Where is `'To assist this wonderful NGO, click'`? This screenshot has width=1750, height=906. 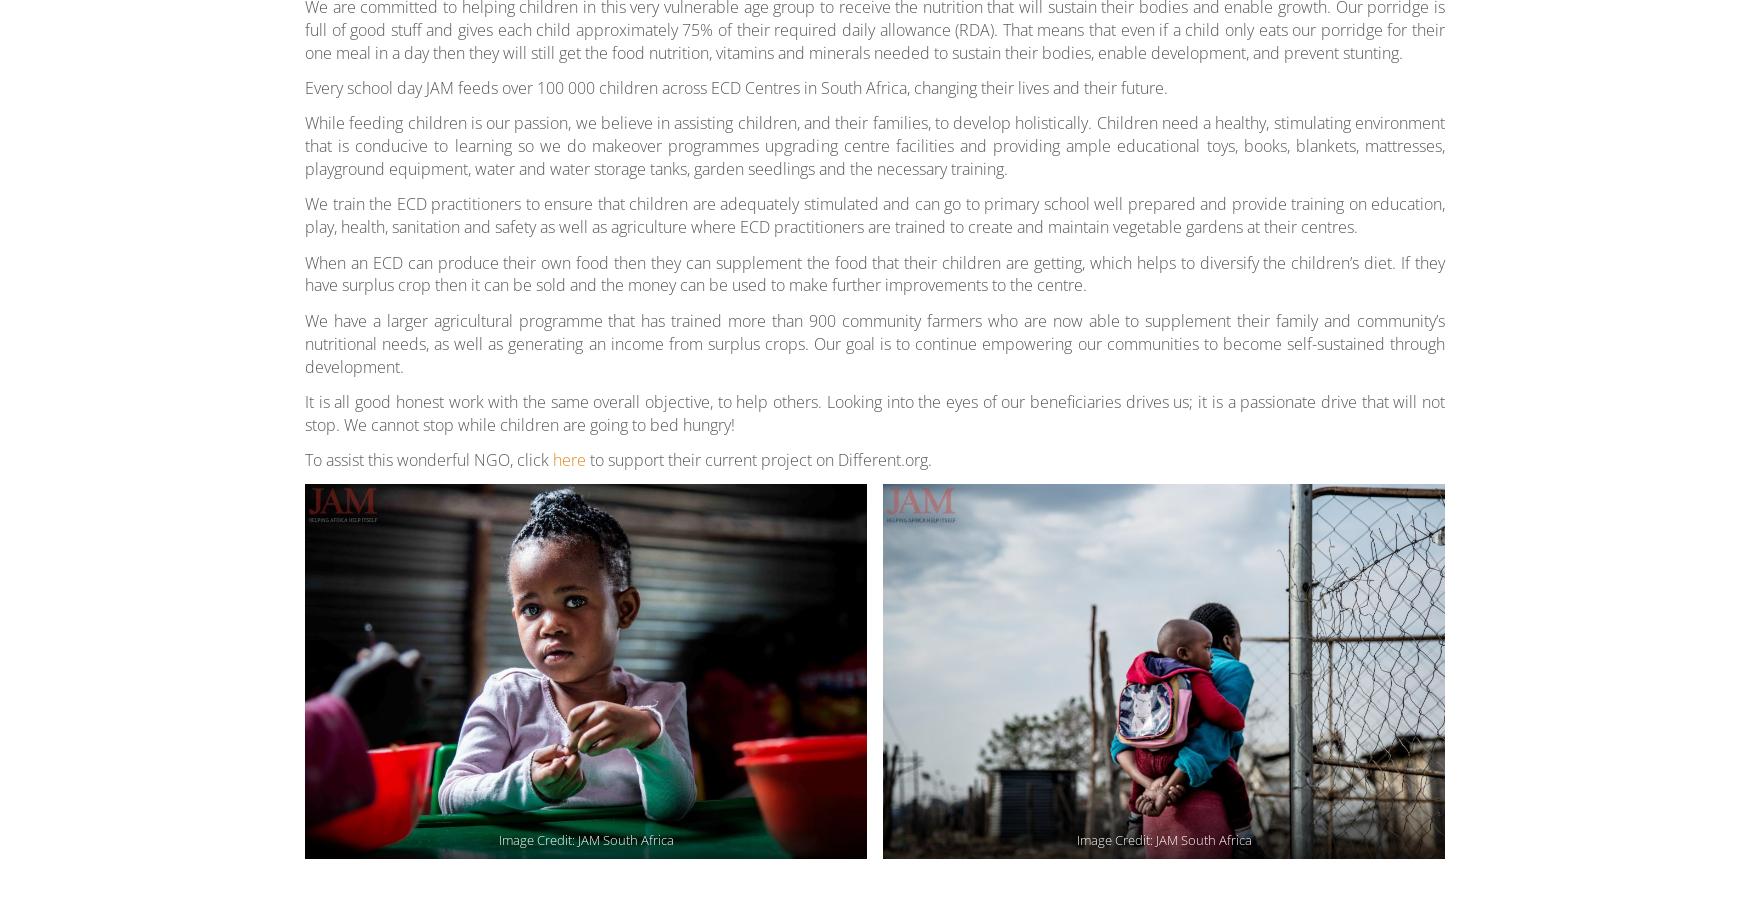 'To assist this wonderful NGO, click' is located at coordinates (427, 458).